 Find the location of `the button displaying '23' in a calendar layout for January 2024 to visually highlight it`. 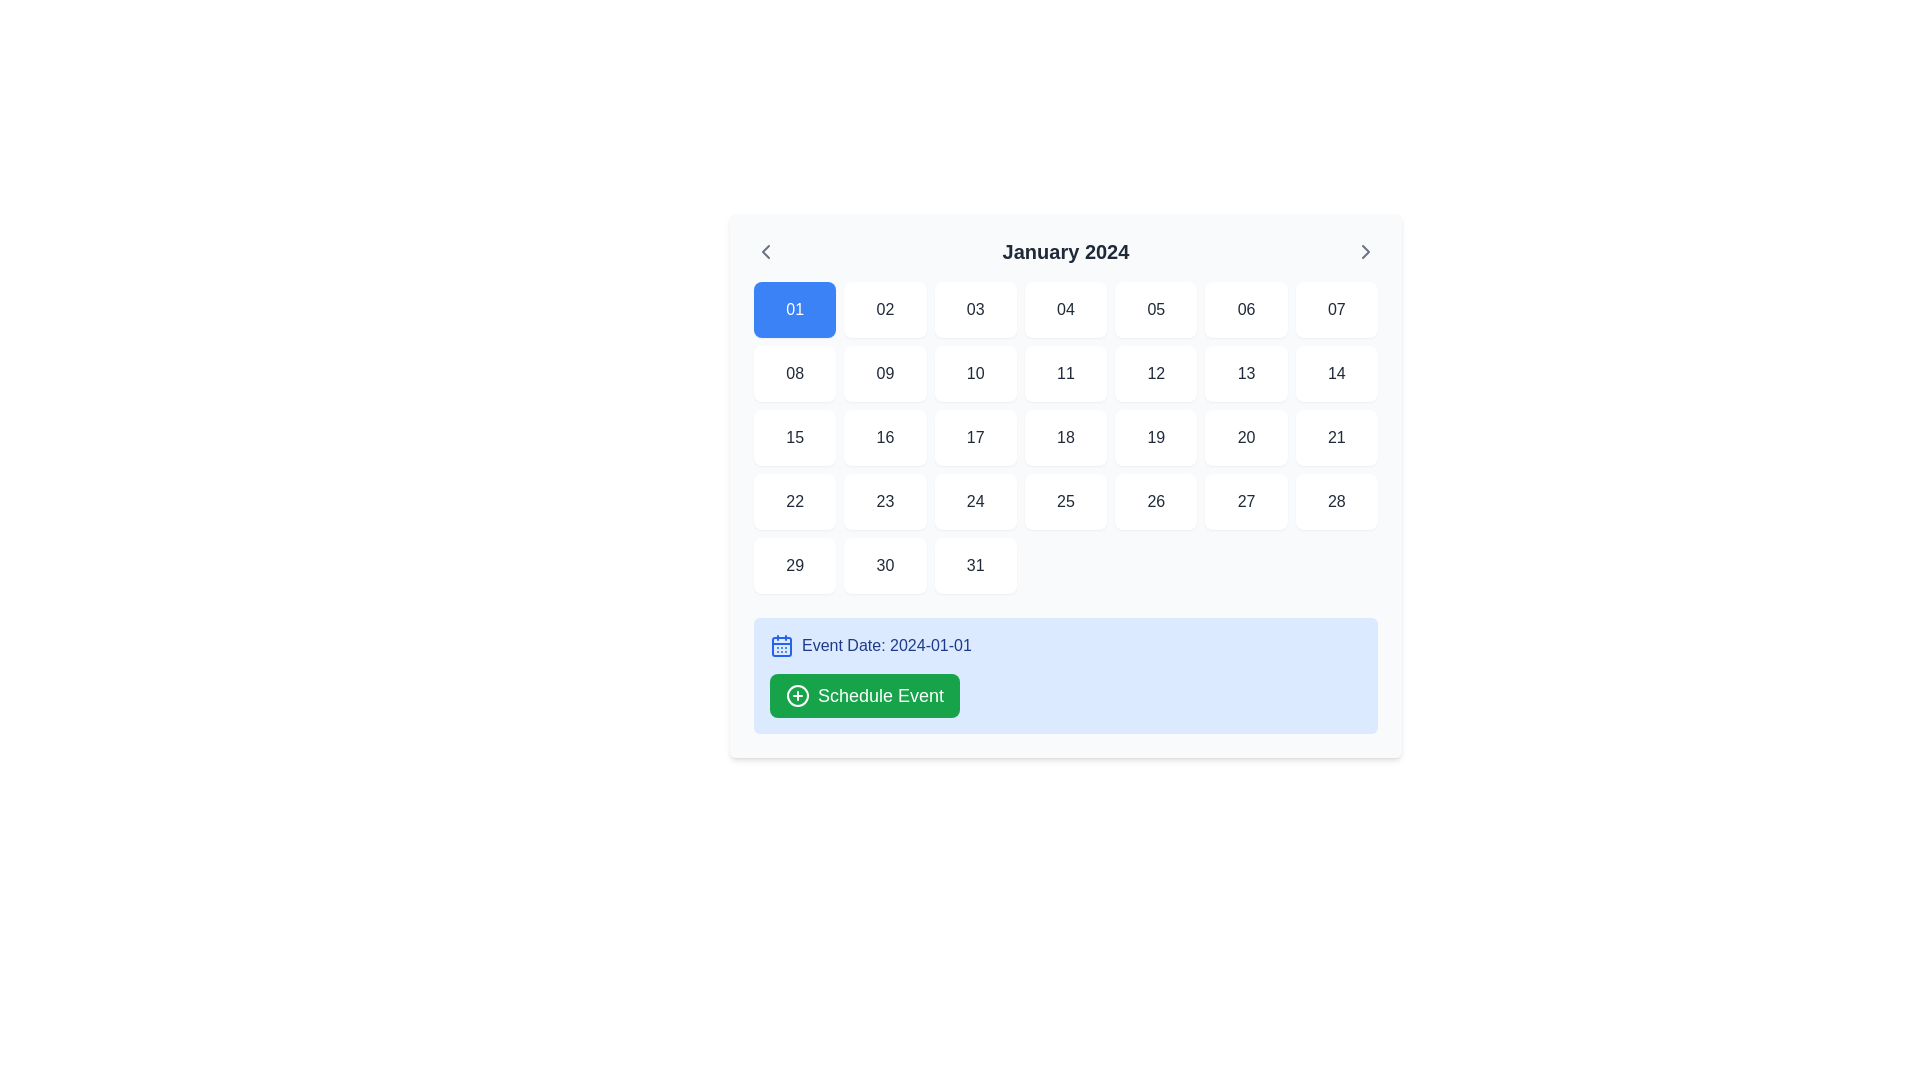

the button displaying '23' in a calendar layout for January 2024 to visually highlight it is located at coordinates (884, 500).